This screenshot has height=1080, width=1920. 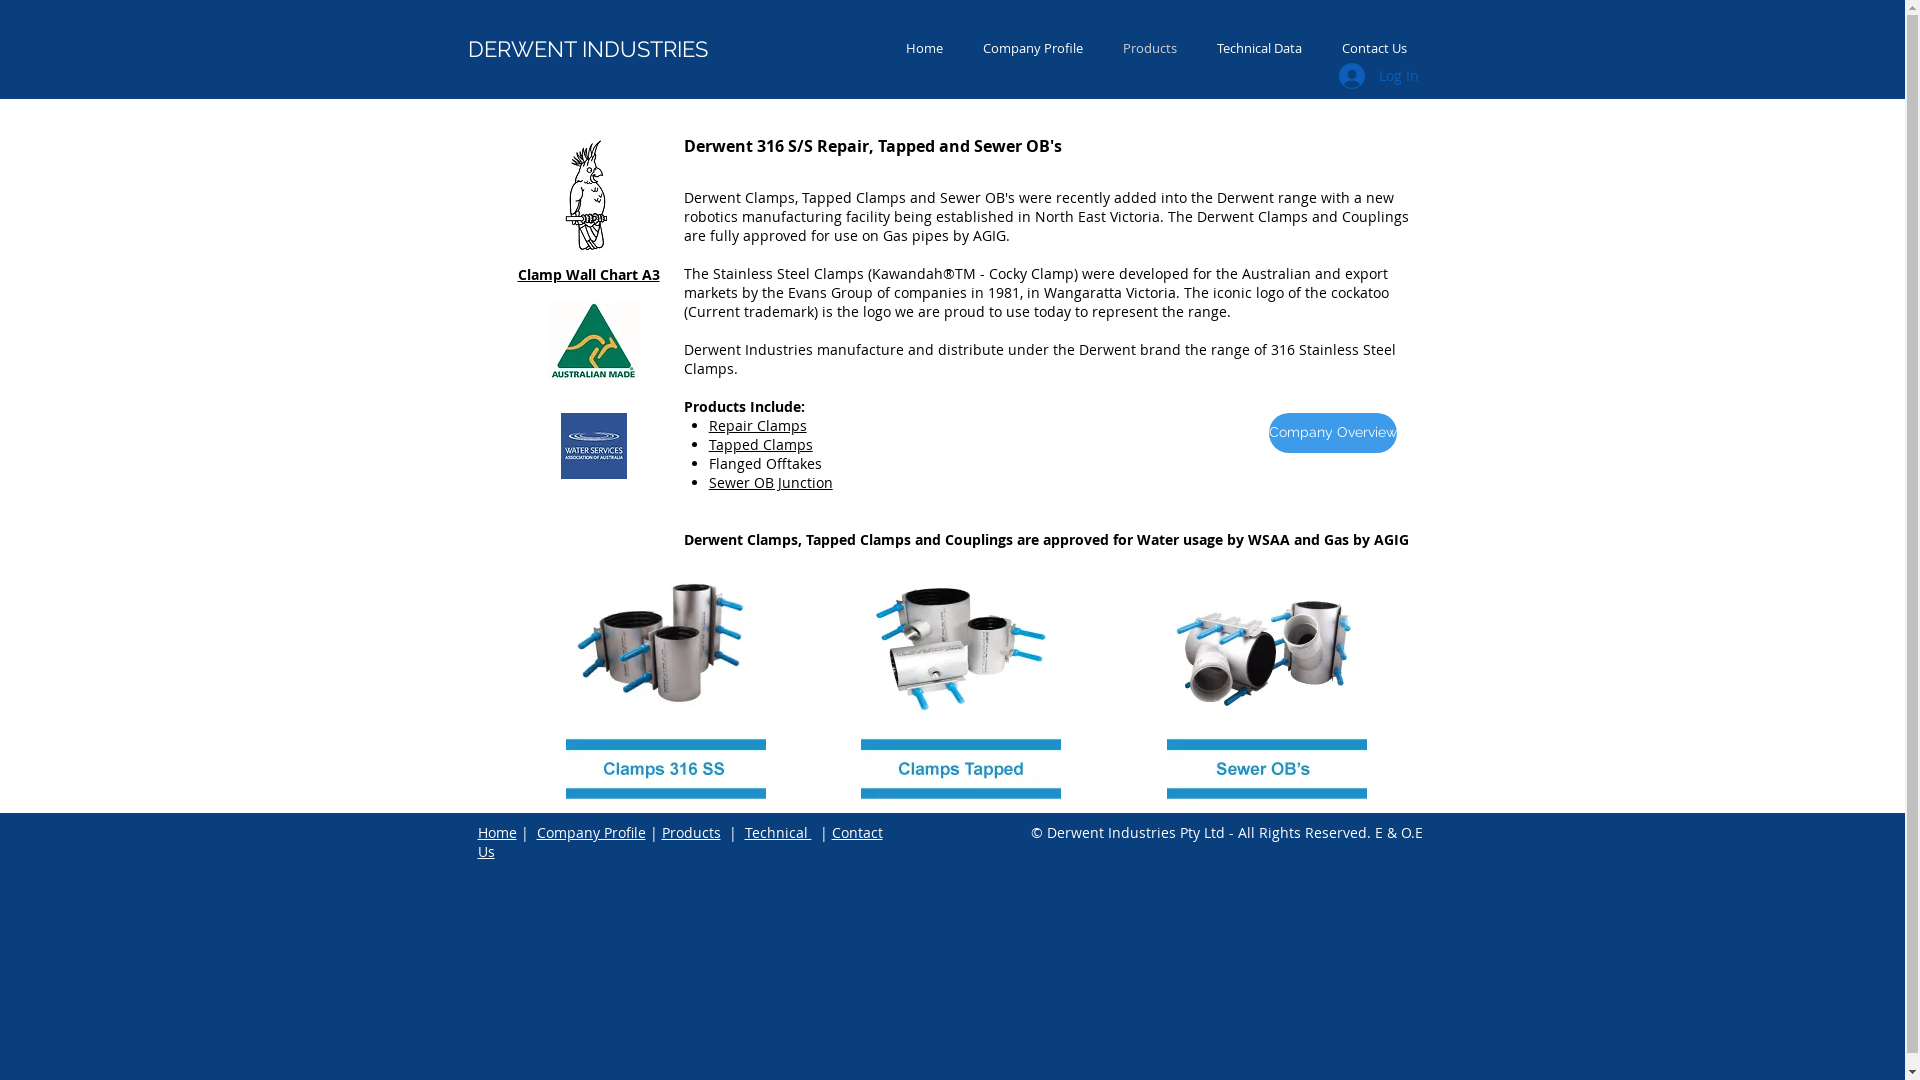 What do you see at coordinates (760, 443) in the screenshot?
I see `'Tapped Clamps'` at bounding box center [760, 443].